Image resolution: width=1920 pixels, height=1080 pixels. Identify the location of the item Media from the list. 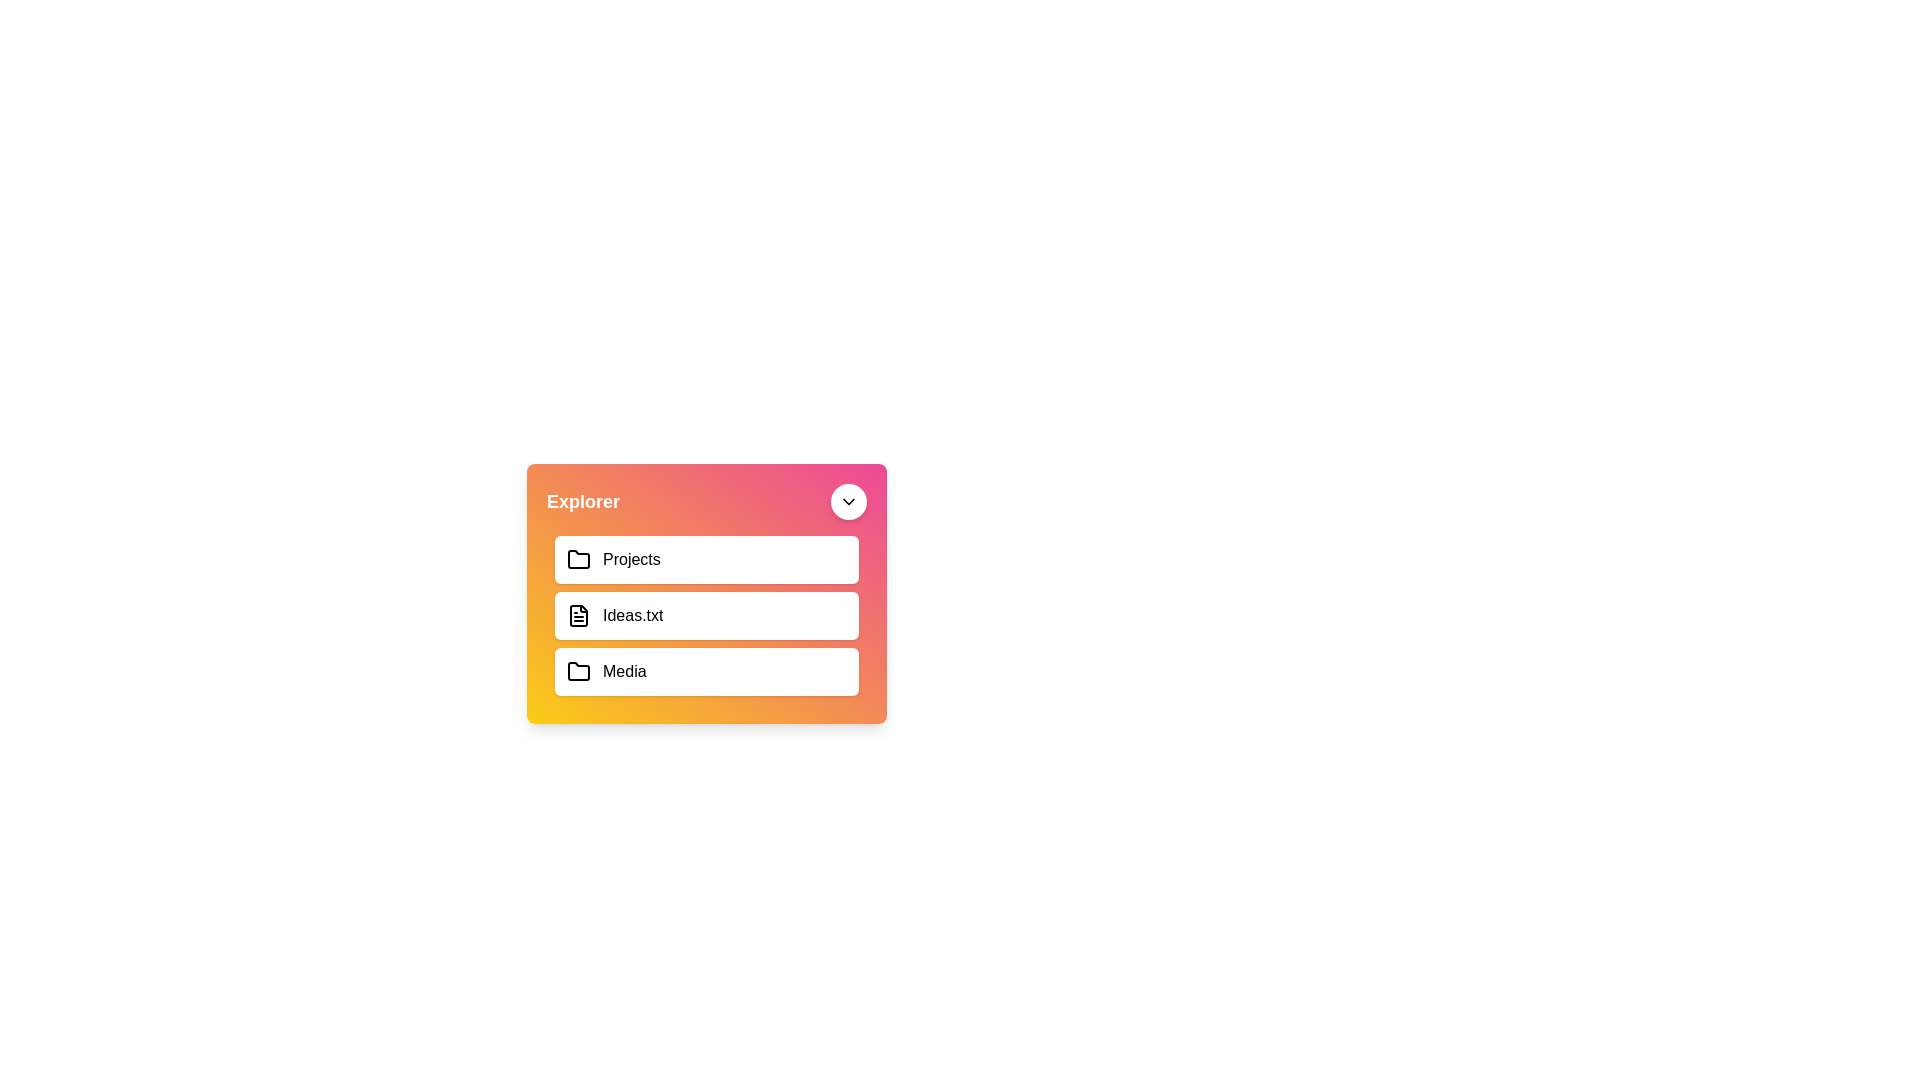
(706, 671).